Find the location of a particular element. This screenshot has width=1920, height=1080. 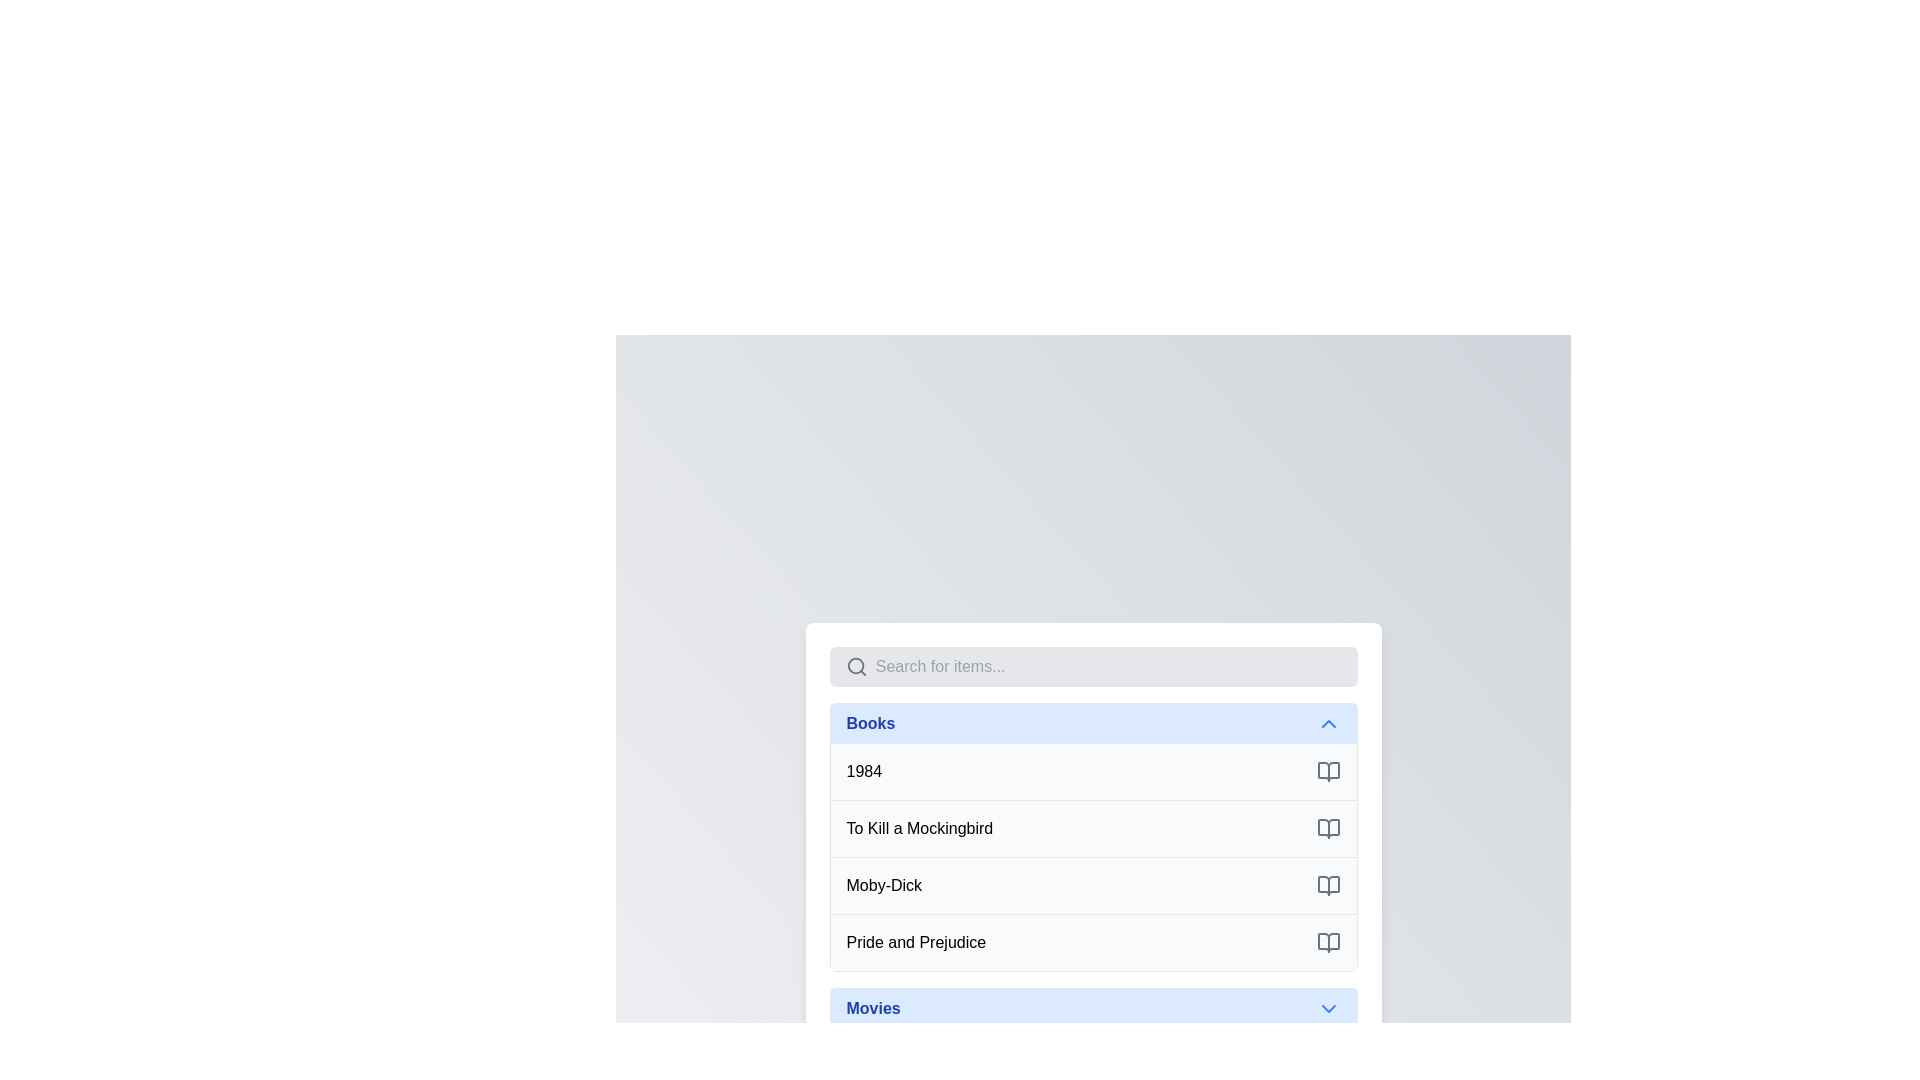

the downward-facing blue chevron icon located beside the 'Movies' text label is located at coordinates (1328, 1008).